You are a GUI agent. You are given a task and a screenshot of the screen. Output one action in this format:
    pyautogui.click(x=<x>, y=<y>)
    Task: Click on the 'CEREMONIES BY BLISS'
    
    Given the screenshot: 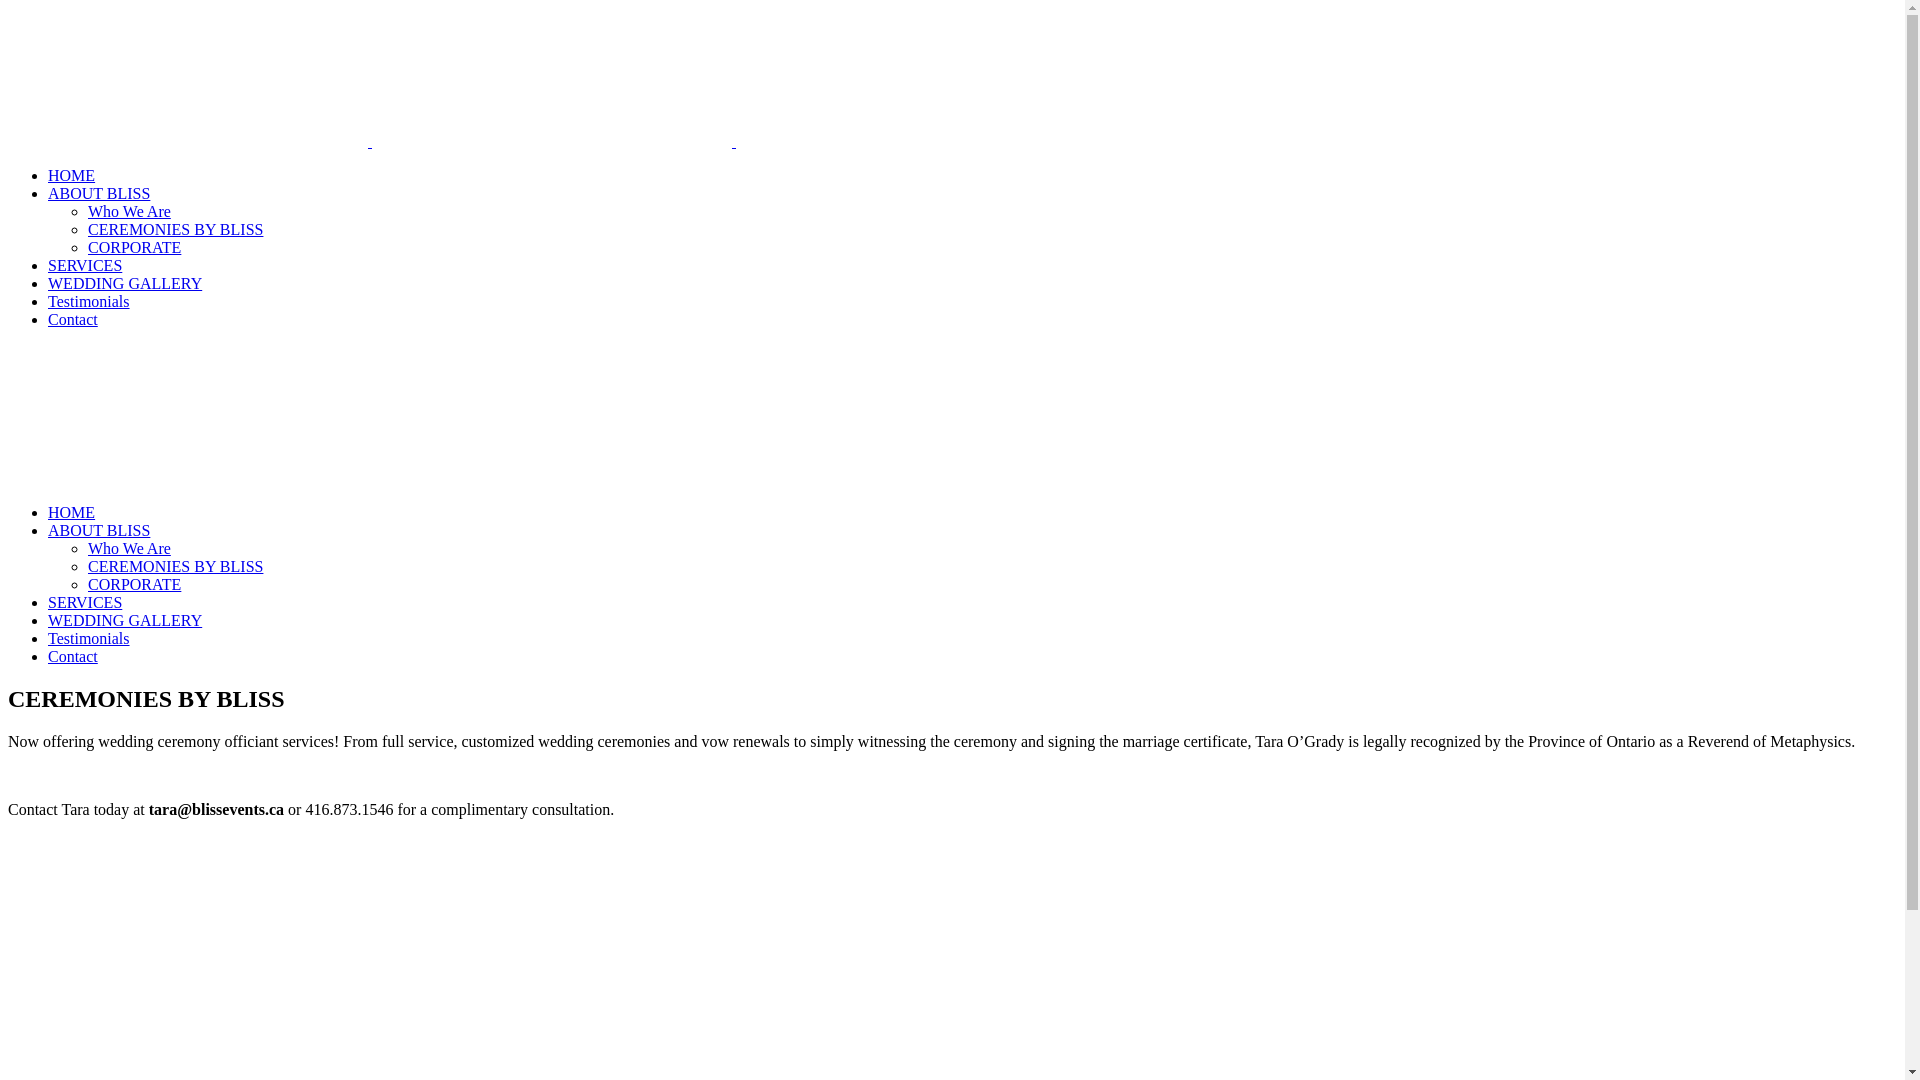 What is the action you would take?
    pyautogui.click(x=175, y=566)
    